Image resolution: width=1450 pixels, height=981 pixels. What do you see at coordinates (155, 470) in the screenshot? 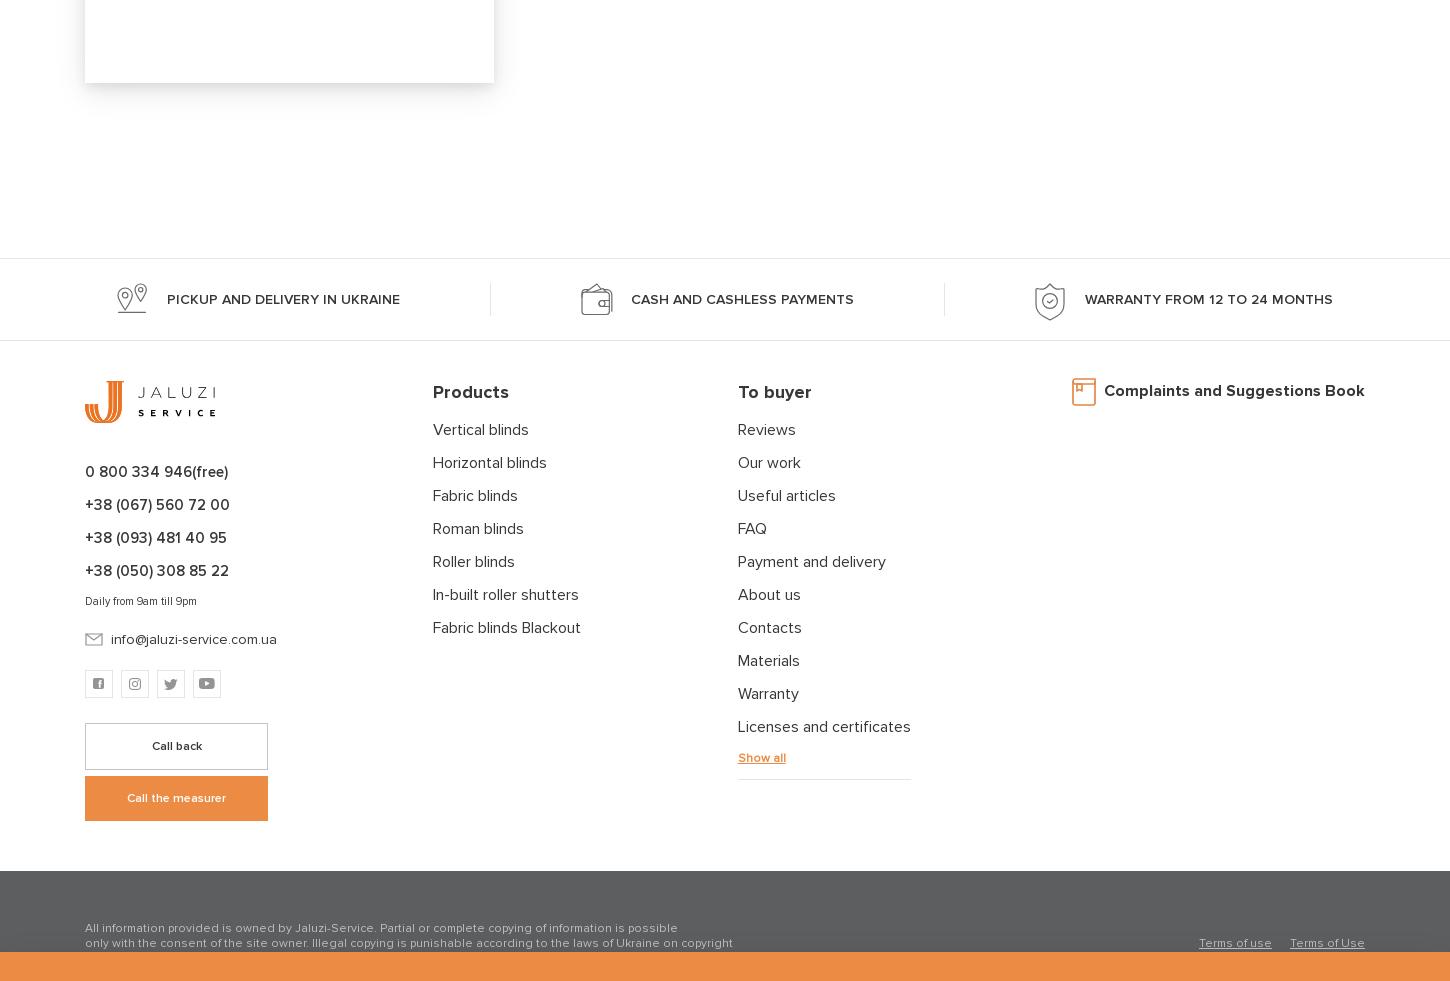
I see `'0 800 334 946(free)'` at bounding box center [155, 470].